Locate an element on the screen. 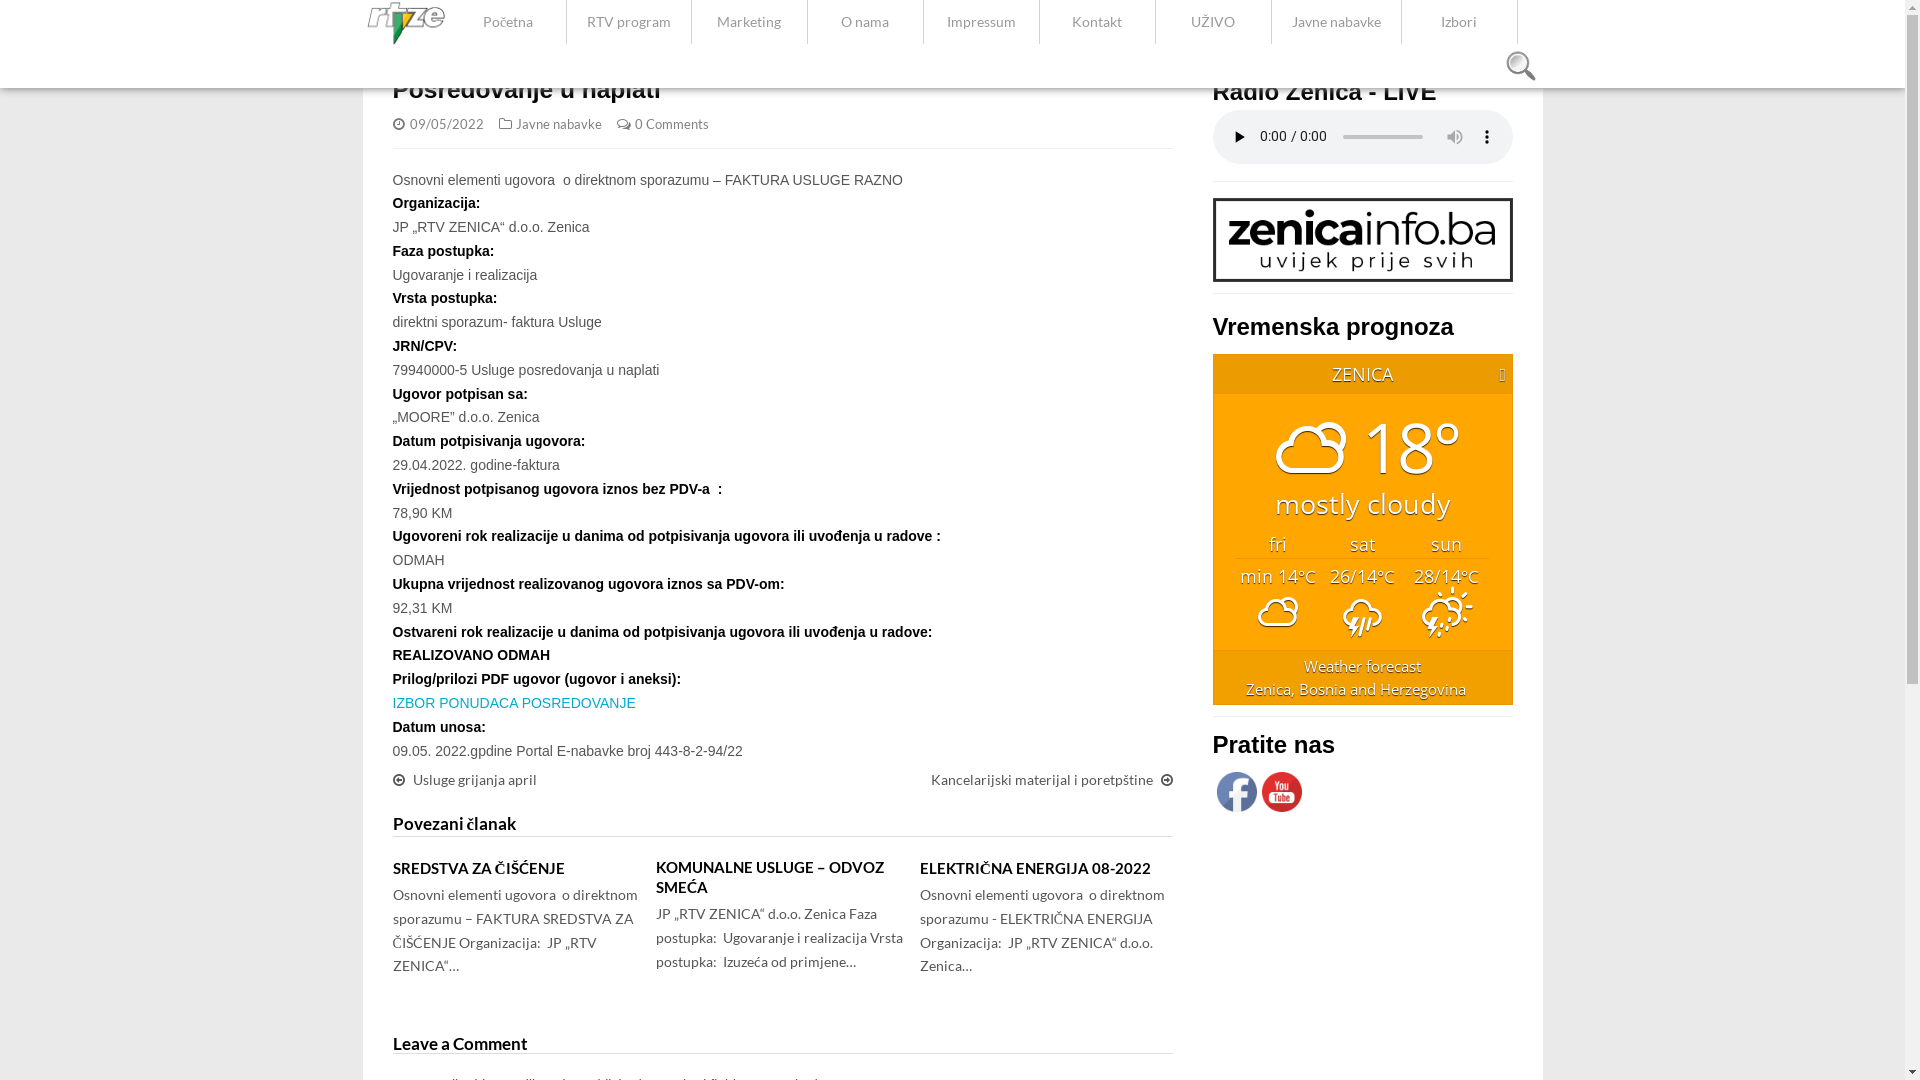 The image size is (1920, 1080). 'Marketing' is located at coordinates (748, 22).